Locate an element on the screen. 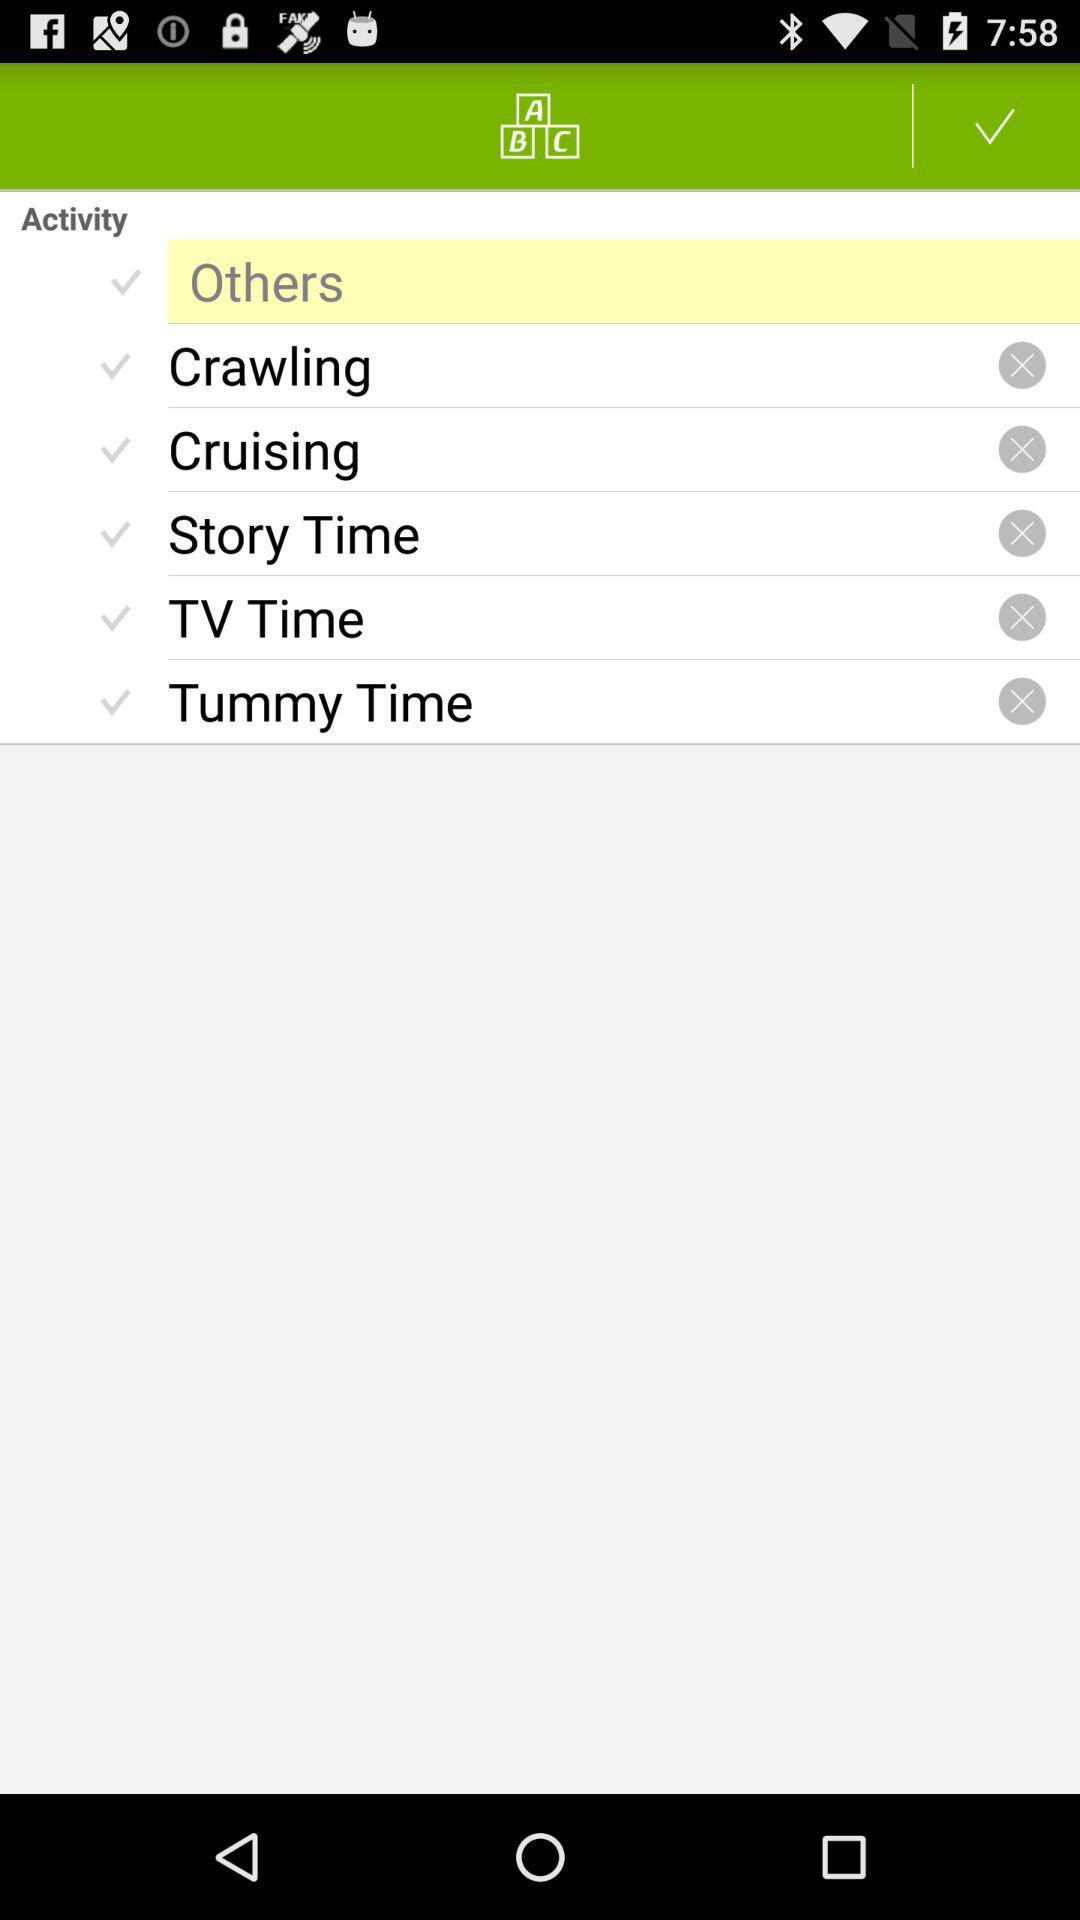  close is located at coordinates (1022, 365).